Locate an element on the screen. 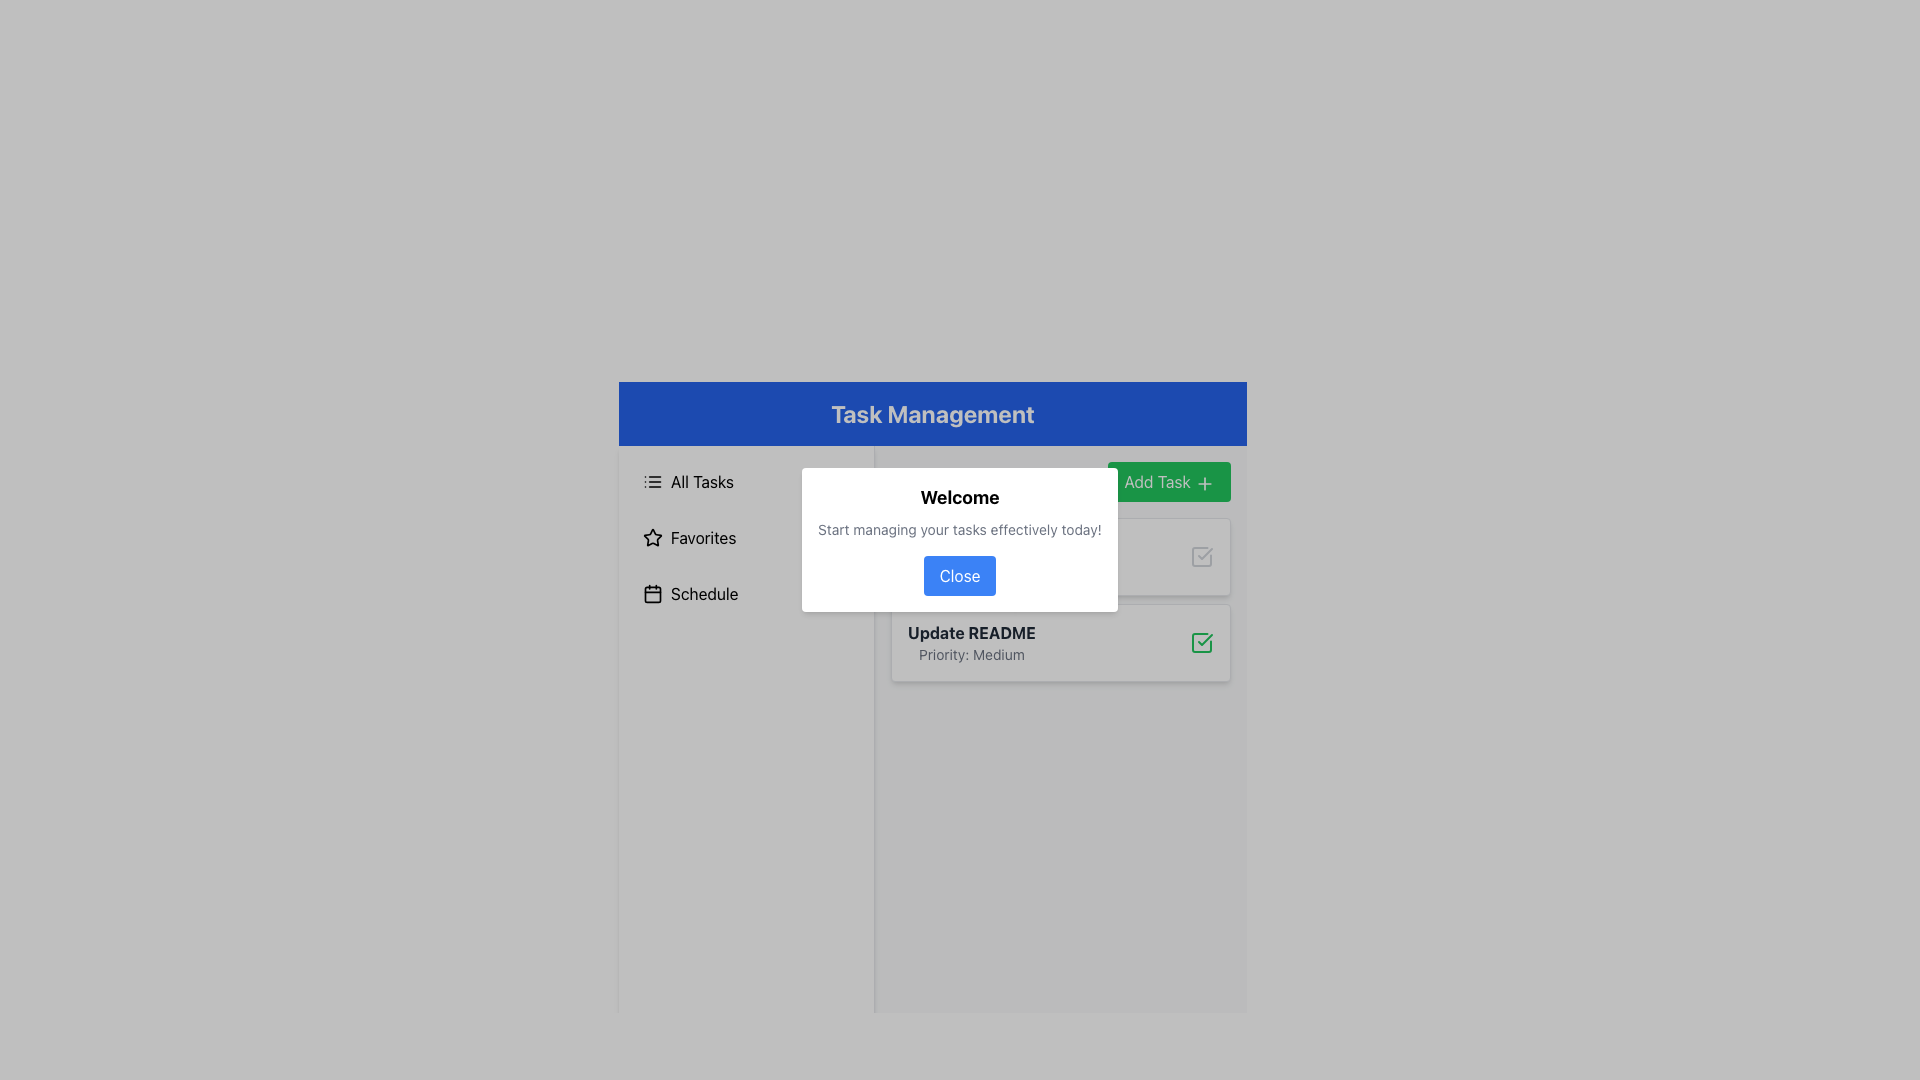 The image size is (1920, 1080). the 'Close' button, which is a rounded button with white text on a blue background, located in the bottom center of the modal dialog box is located at coordinates (960, 575).